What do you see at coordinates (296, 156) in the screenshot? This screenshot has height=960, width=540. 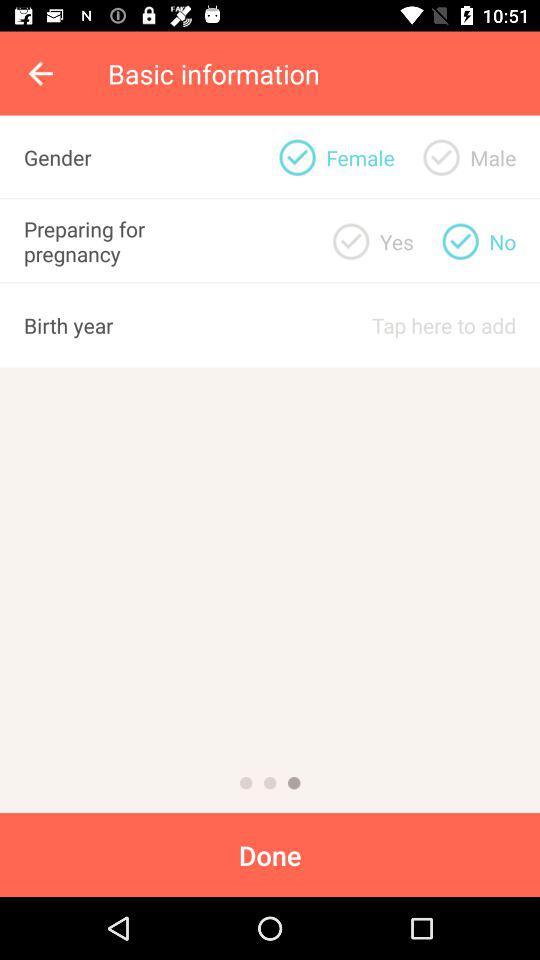 I see `choose gender` at bounding box center [296, 156].